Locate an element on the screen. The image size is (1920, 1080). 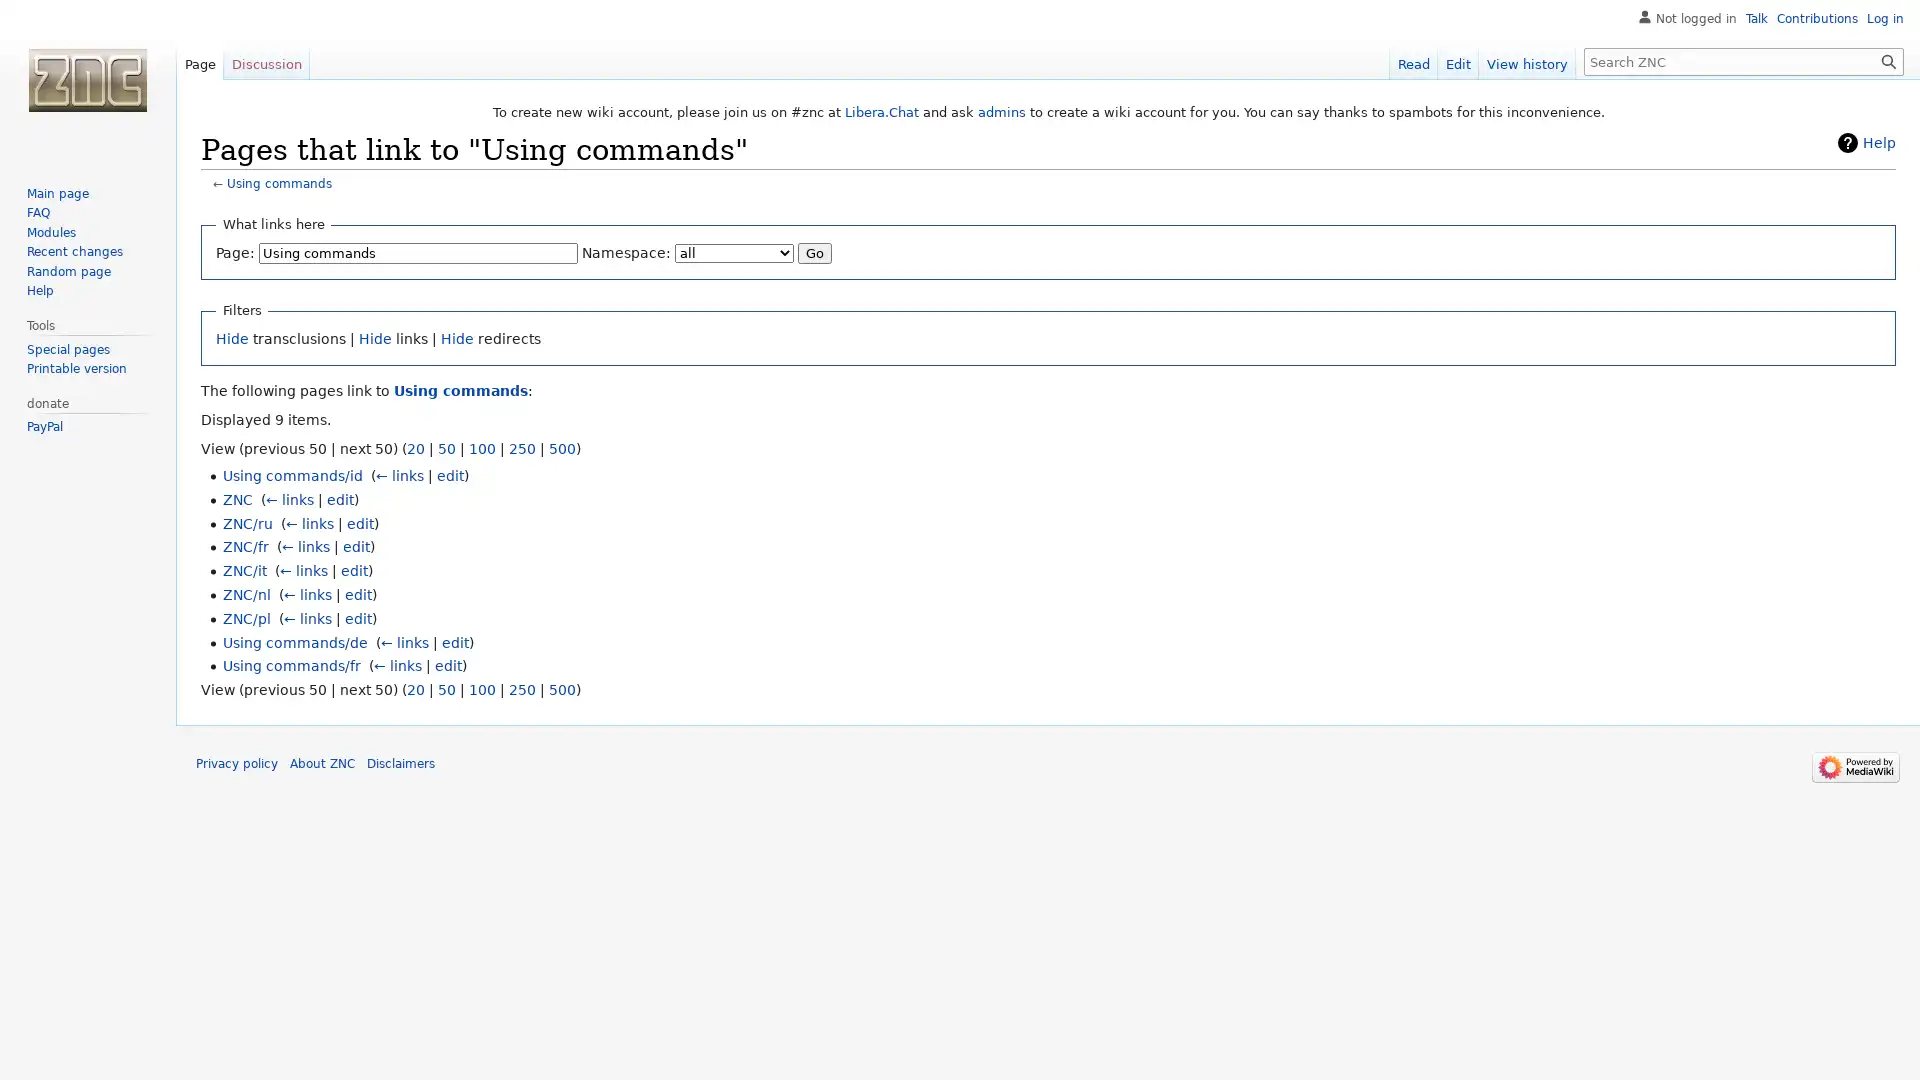
Go is located at coordinates (815, 252).